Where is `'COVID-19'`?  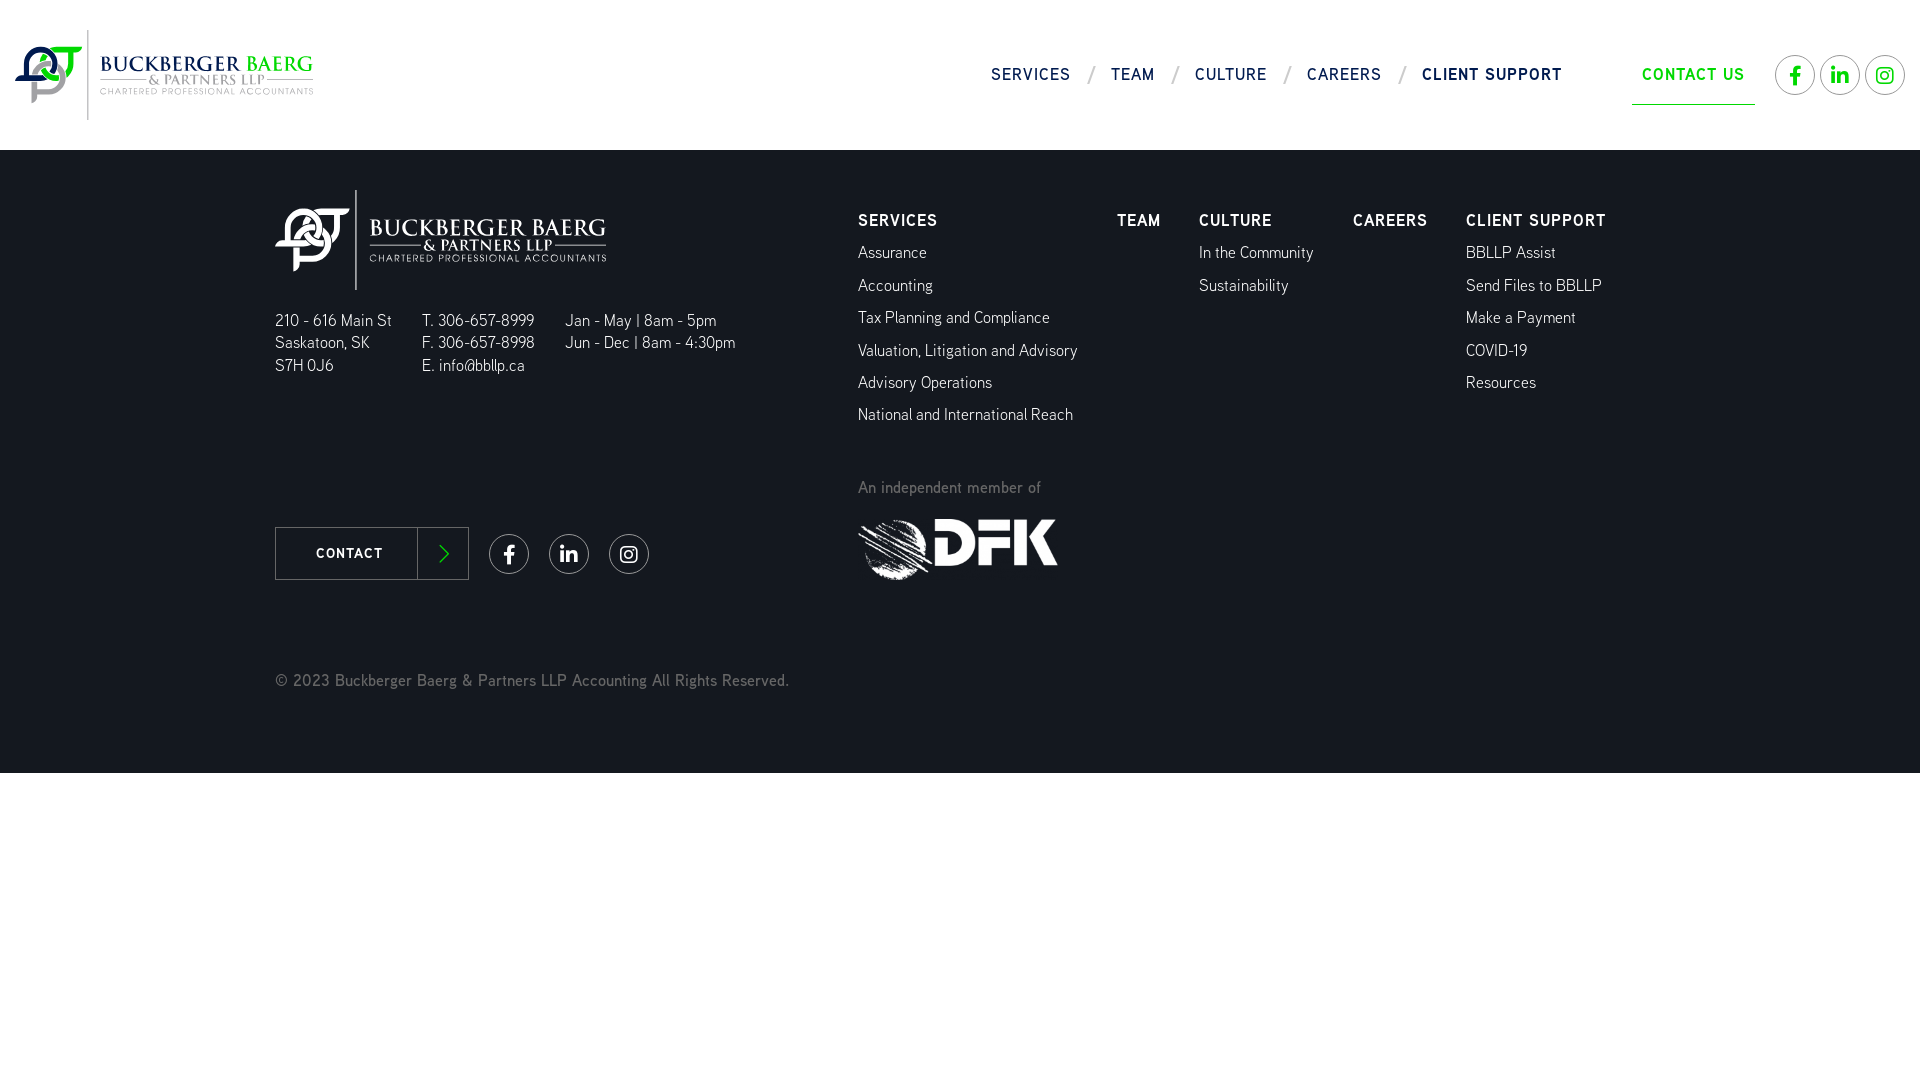 'COVID-19' is located at coordinates (1496, 349).